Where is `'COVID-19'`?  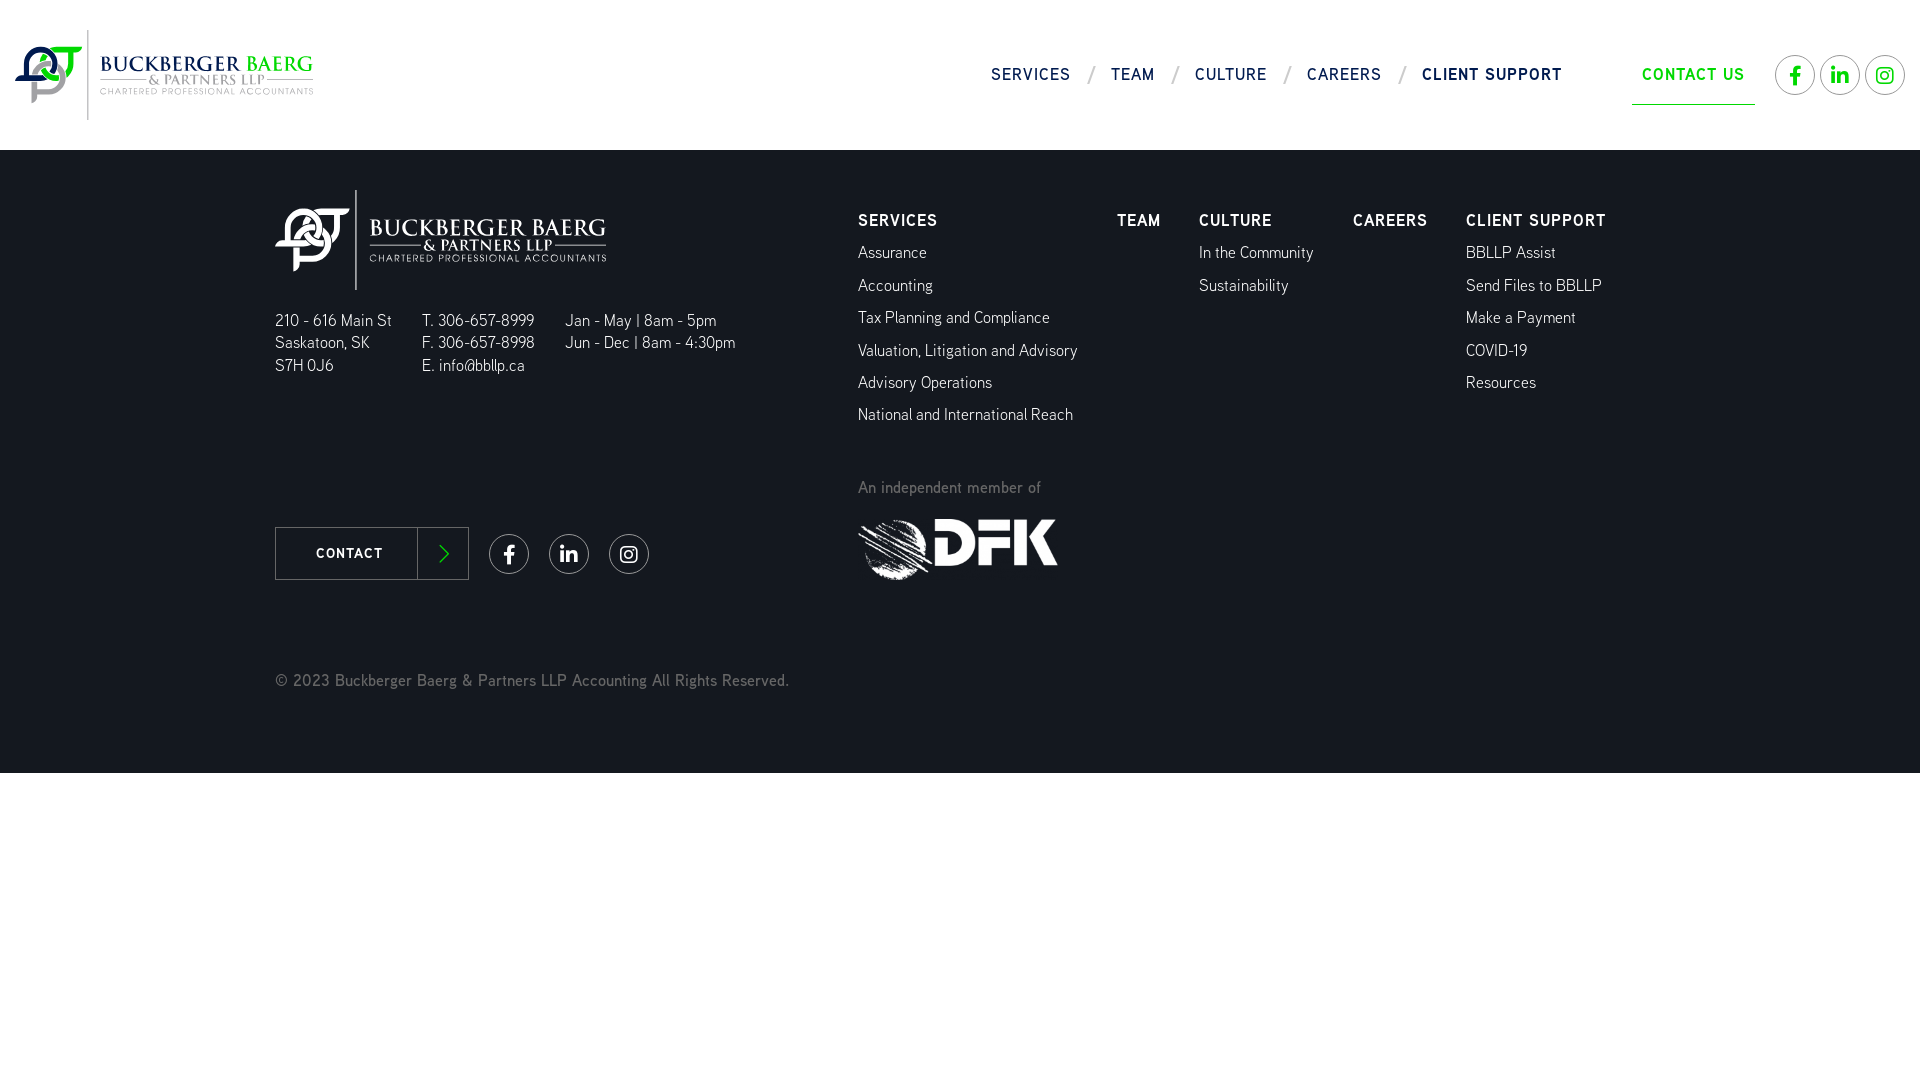 'COVID-19' is located at coordinates (1496, 349).